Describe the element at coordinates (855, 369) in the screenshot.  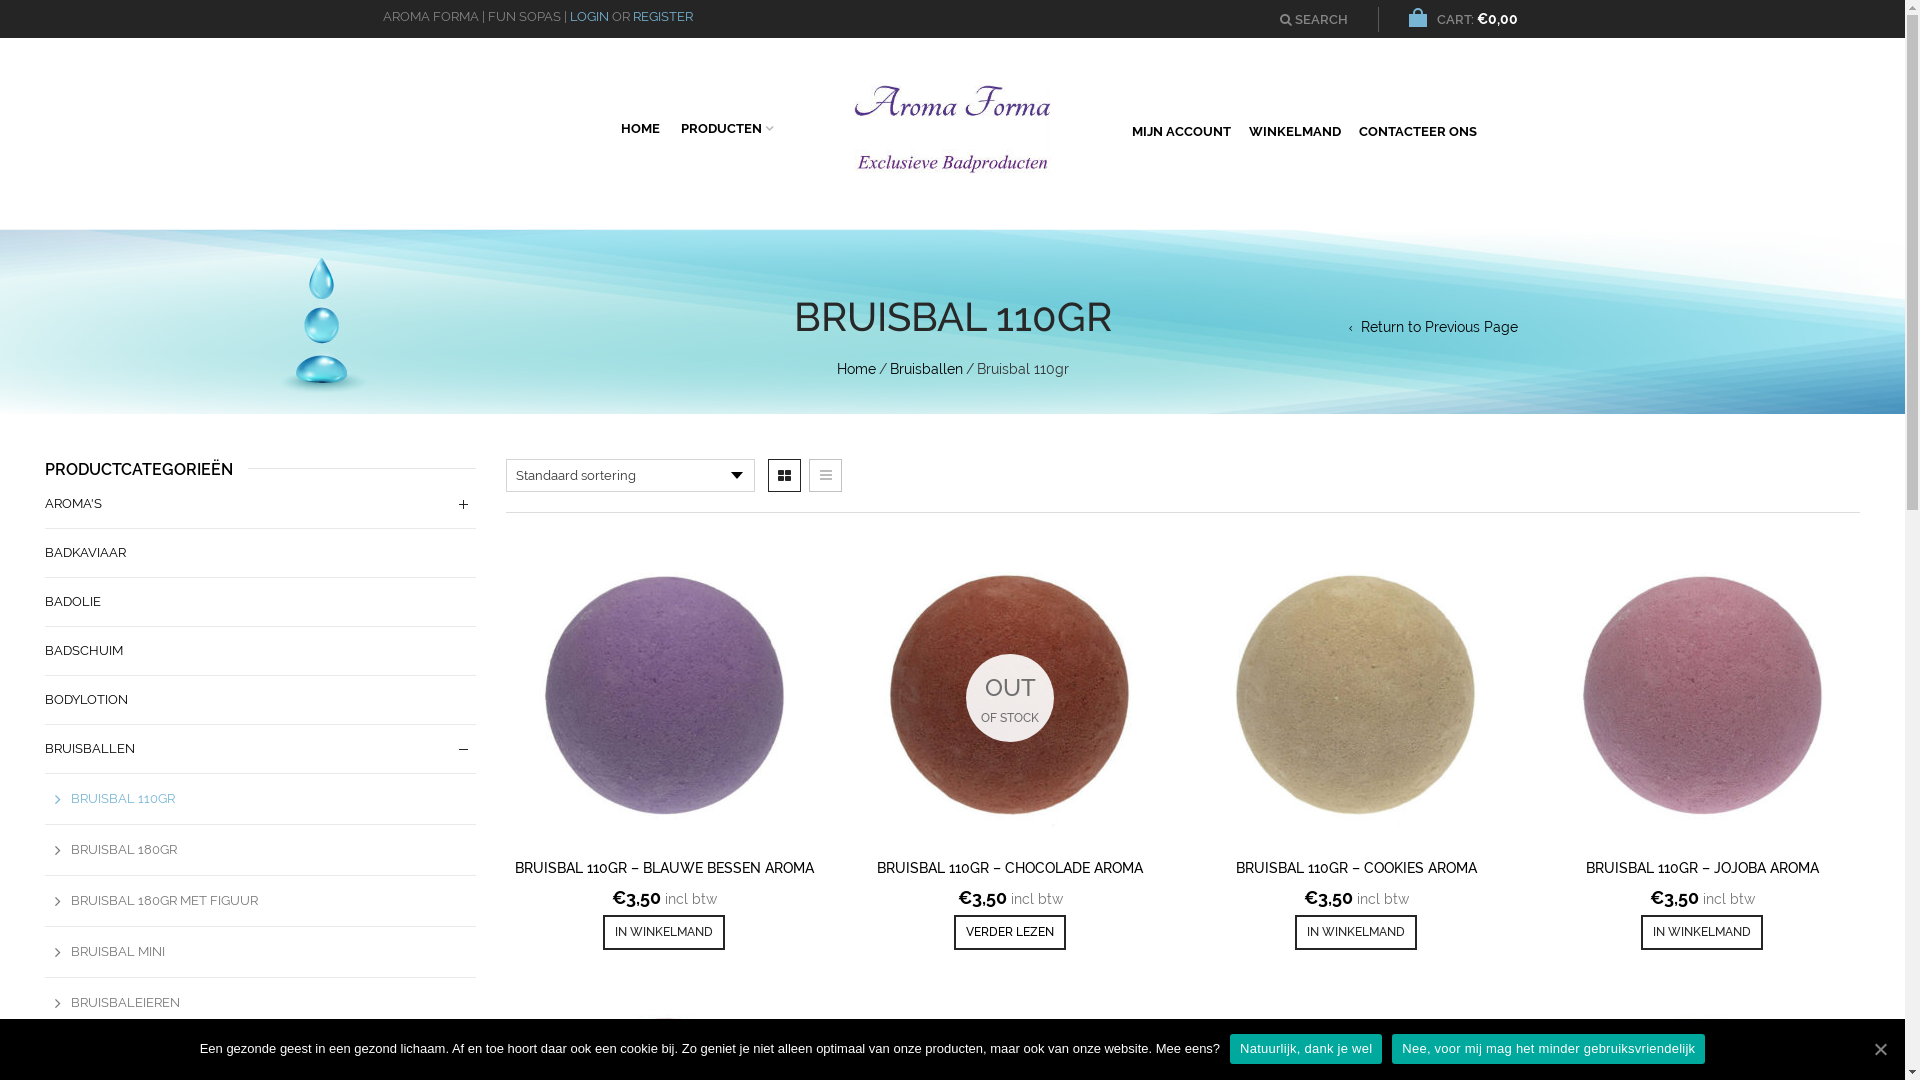
I see `'Home'` at that location.